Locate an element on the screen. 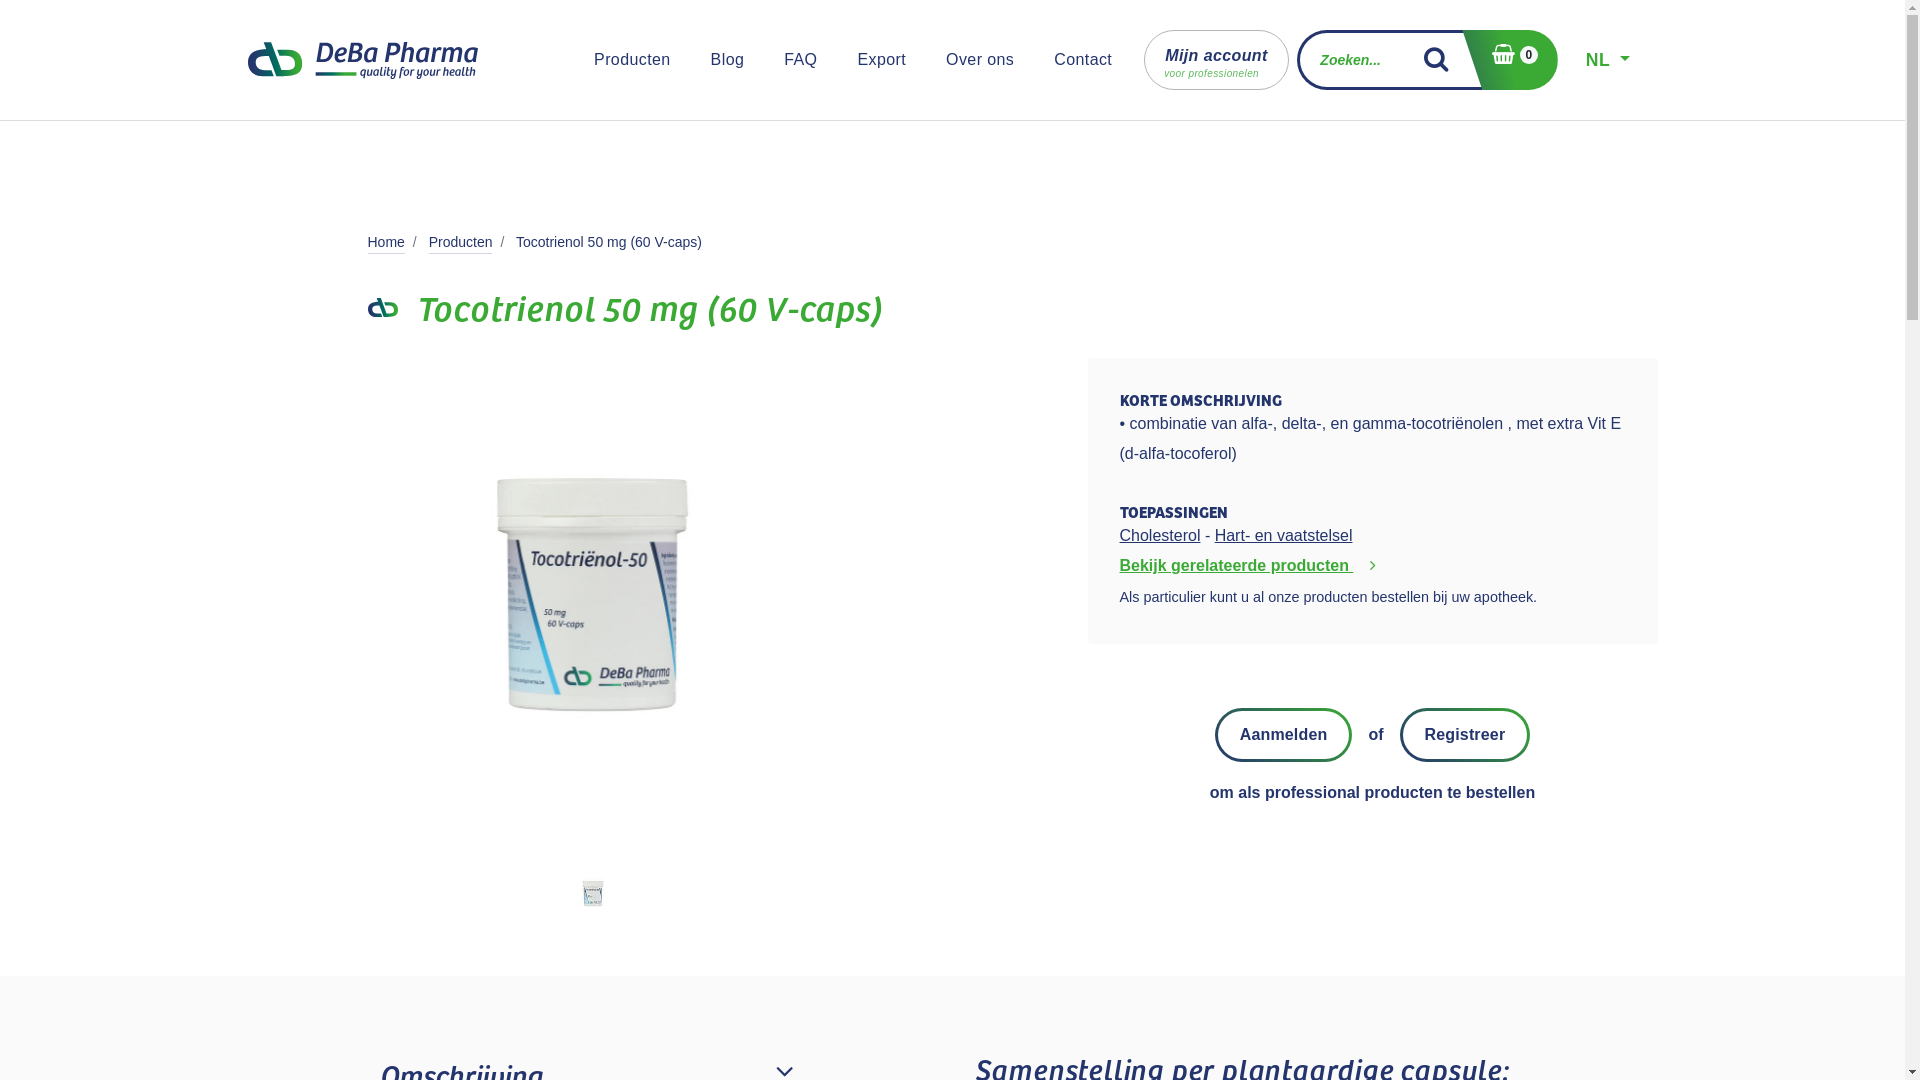  'Cholesterol' is located at coordinates (1160, 534).